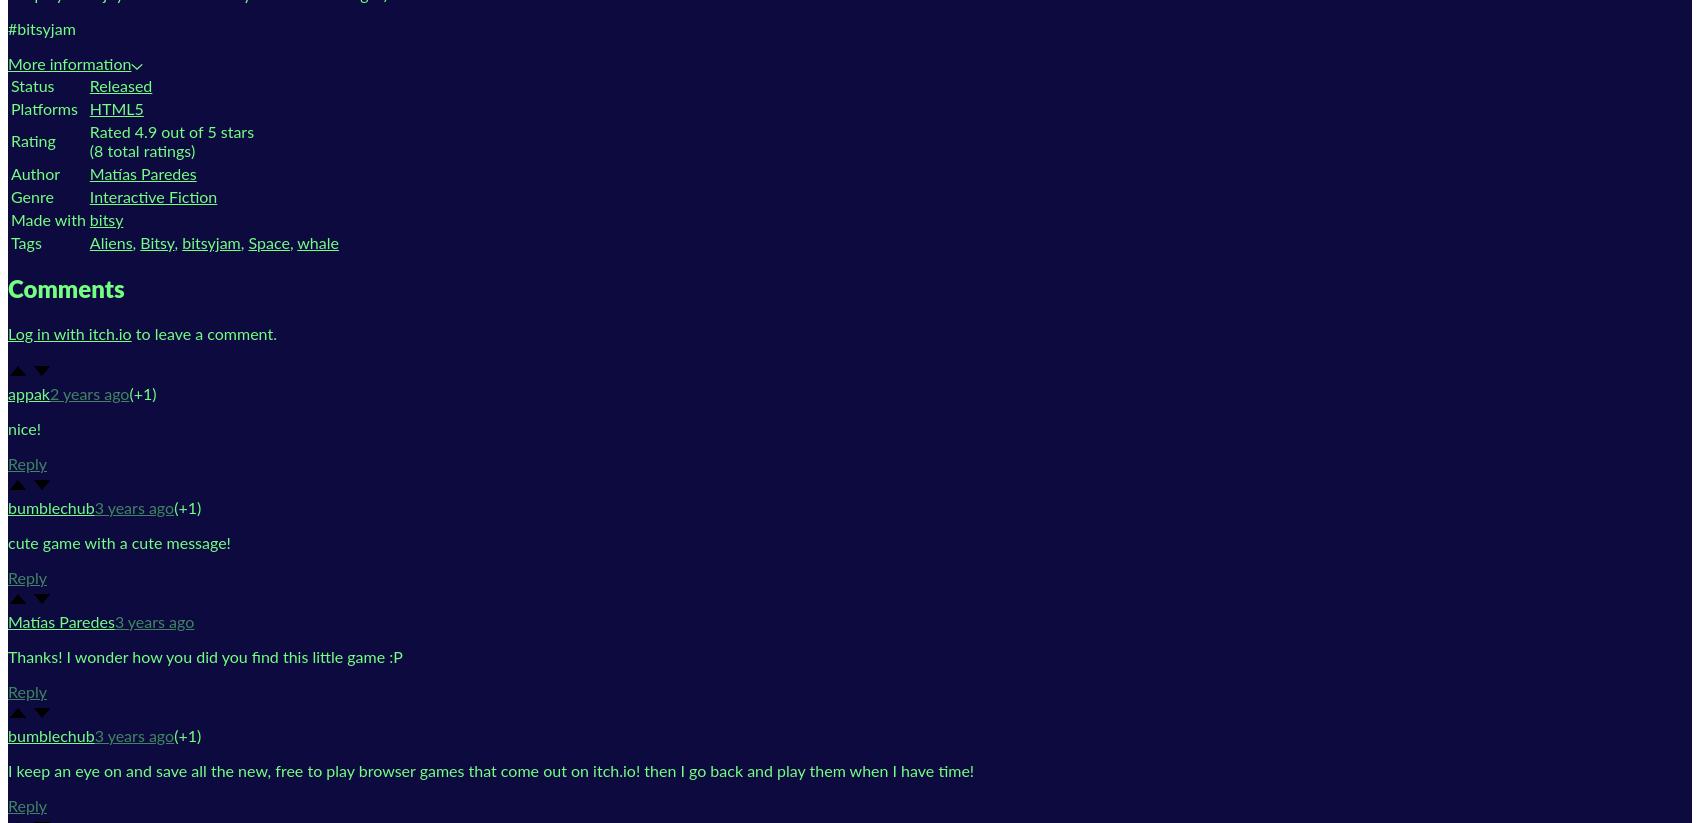 The width and height of the screenshot is (1700, 823). Describe the element at coordinates (170, 132) in the screenshot. I see `'Rated 4.9 out of 5 stars'` at that location.